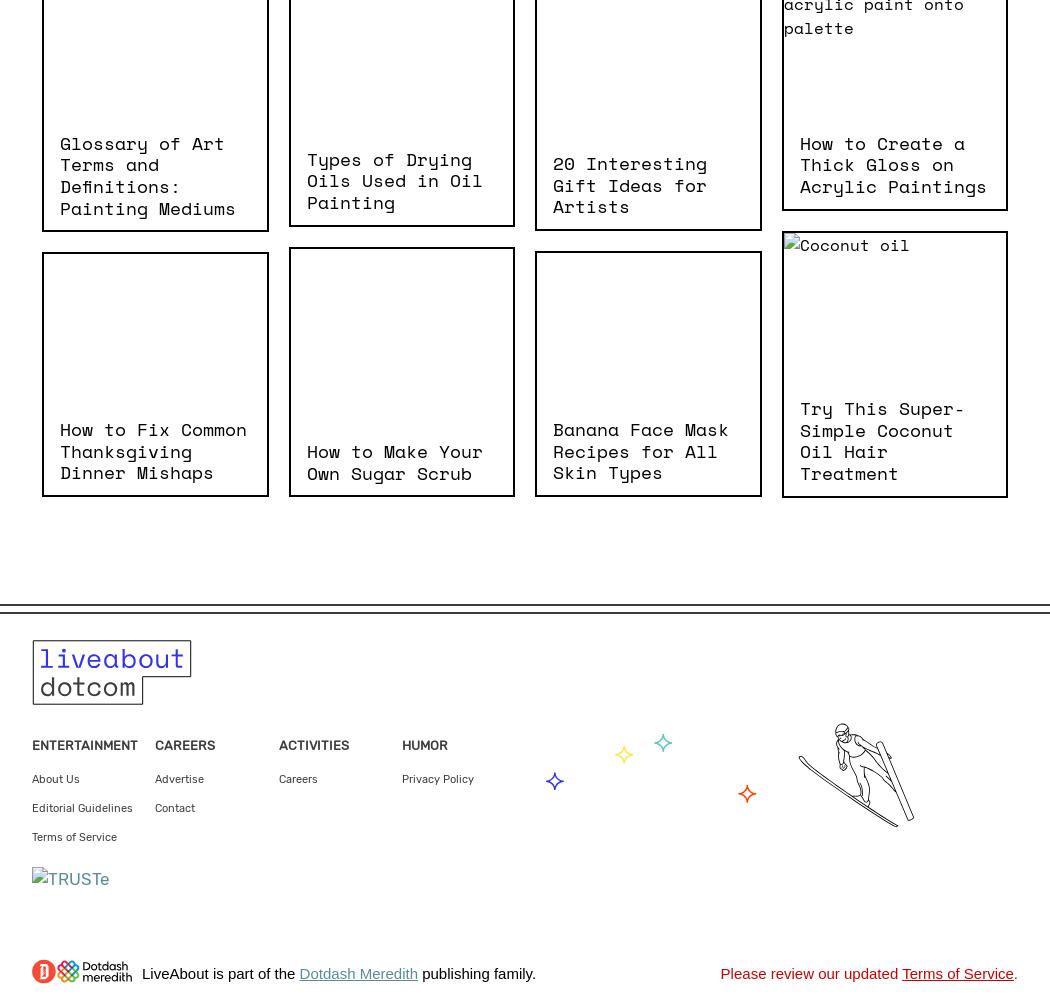 The width and height of the screenshot is (1050, 1004). I want to click on 'How to Create a Thick Gloss on Acrylic Paintings', so click(798, 162).